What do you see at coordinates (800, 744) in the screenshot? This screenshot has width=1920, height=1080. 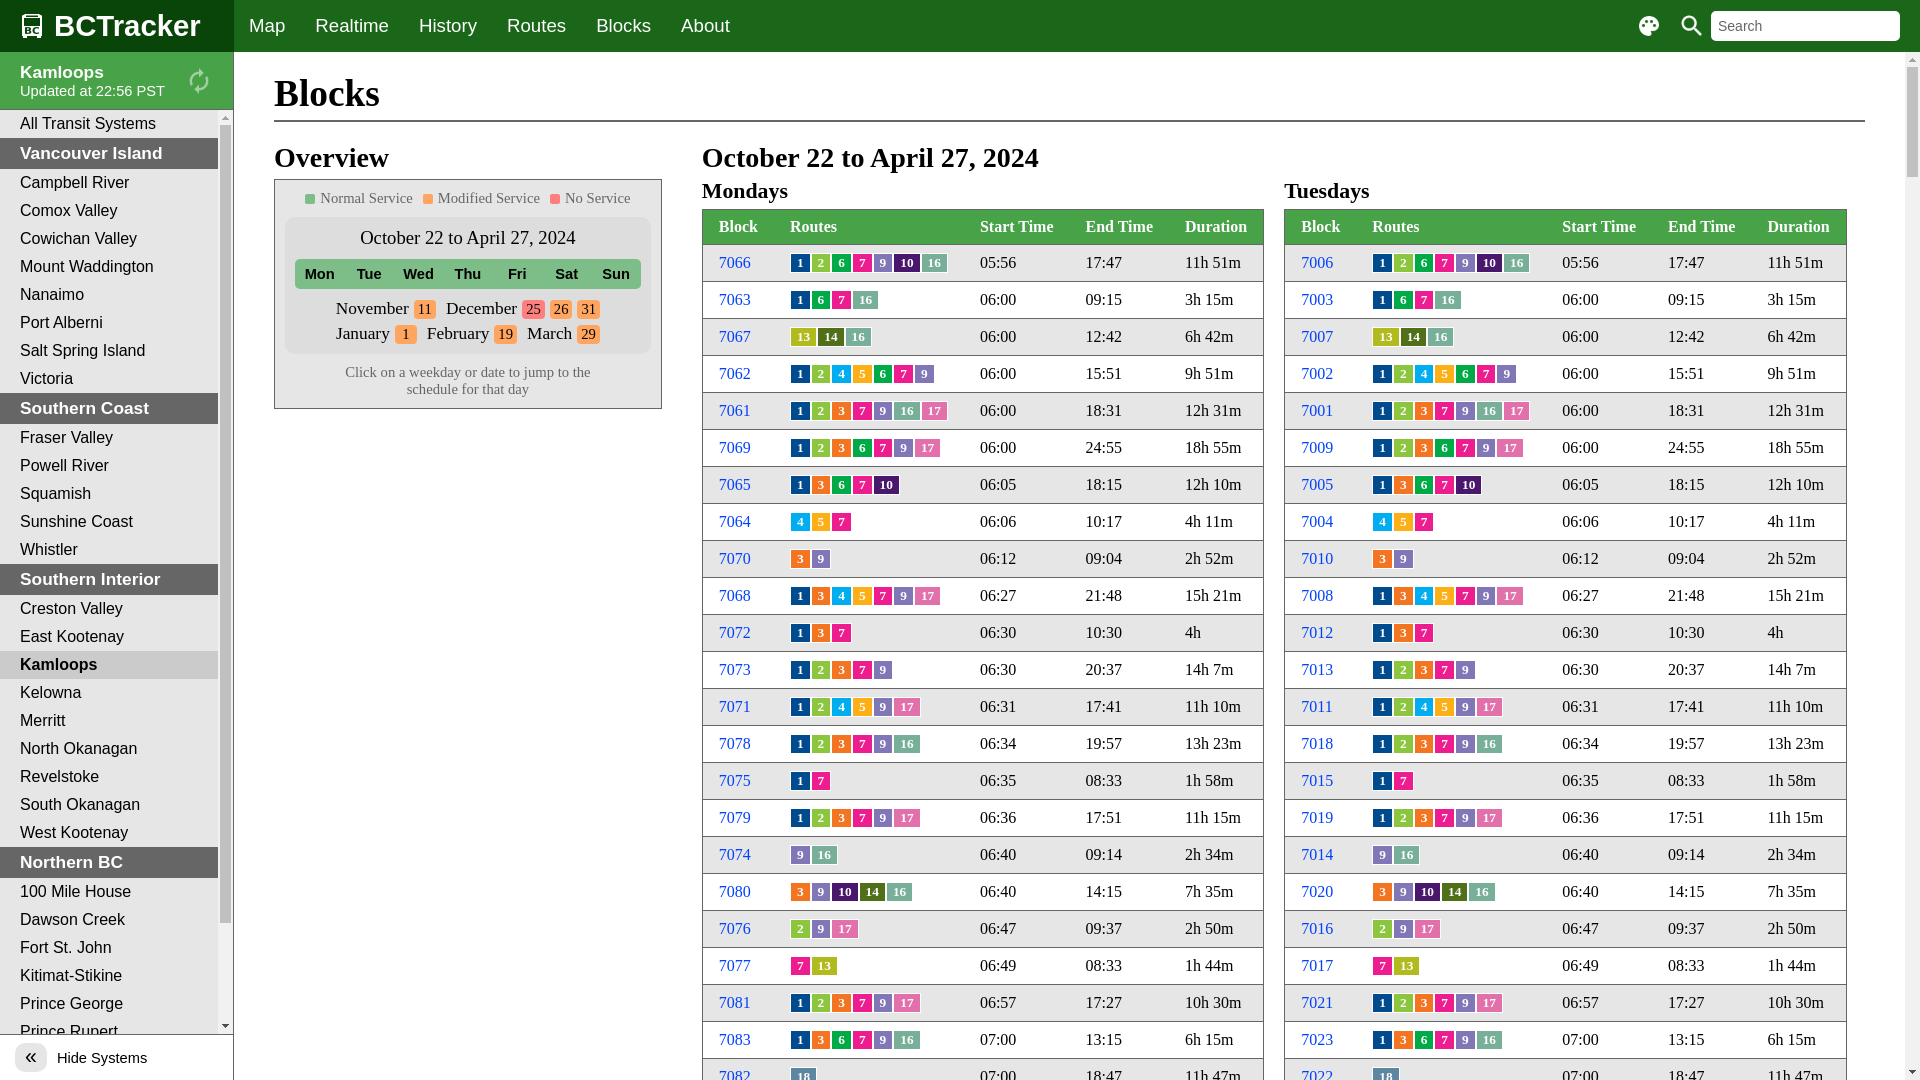 I see `'1'` at bounding box center [800, 744].